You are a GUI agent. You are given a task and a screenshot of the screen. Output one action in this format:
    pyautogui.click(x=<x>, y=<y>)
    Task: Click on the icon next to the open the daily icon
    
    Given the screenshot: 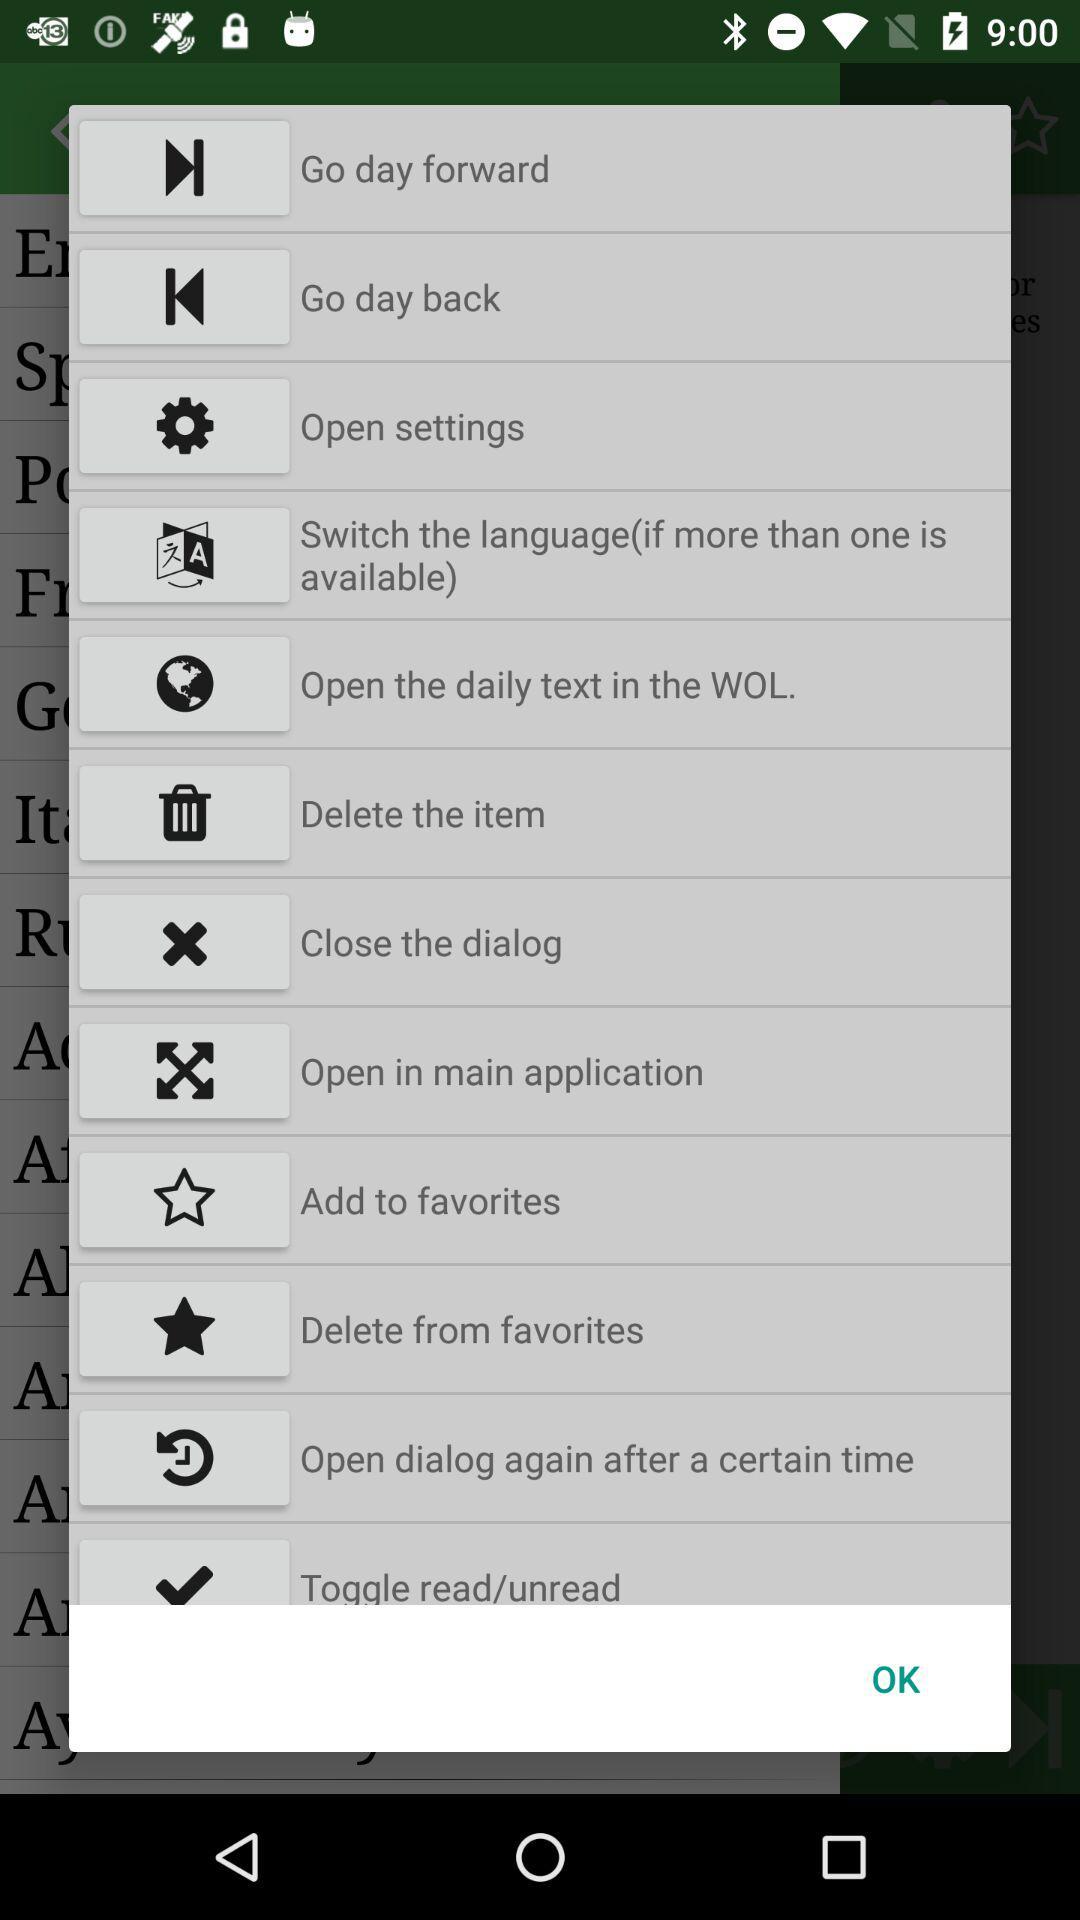 What is the action you would take?
    pyautogui.click(x=184, y=684)
    